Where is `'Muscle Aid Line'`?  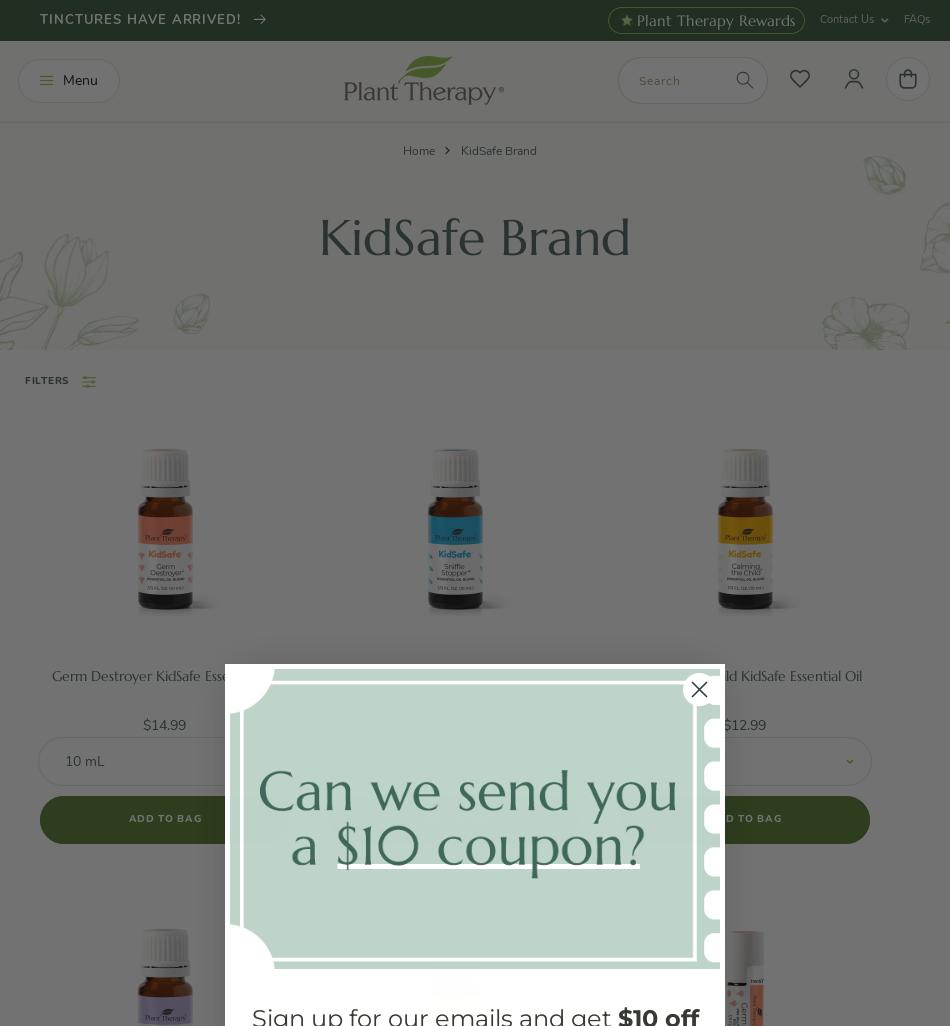
'Muscle Aid Line' is located at coordinates (114, 664).